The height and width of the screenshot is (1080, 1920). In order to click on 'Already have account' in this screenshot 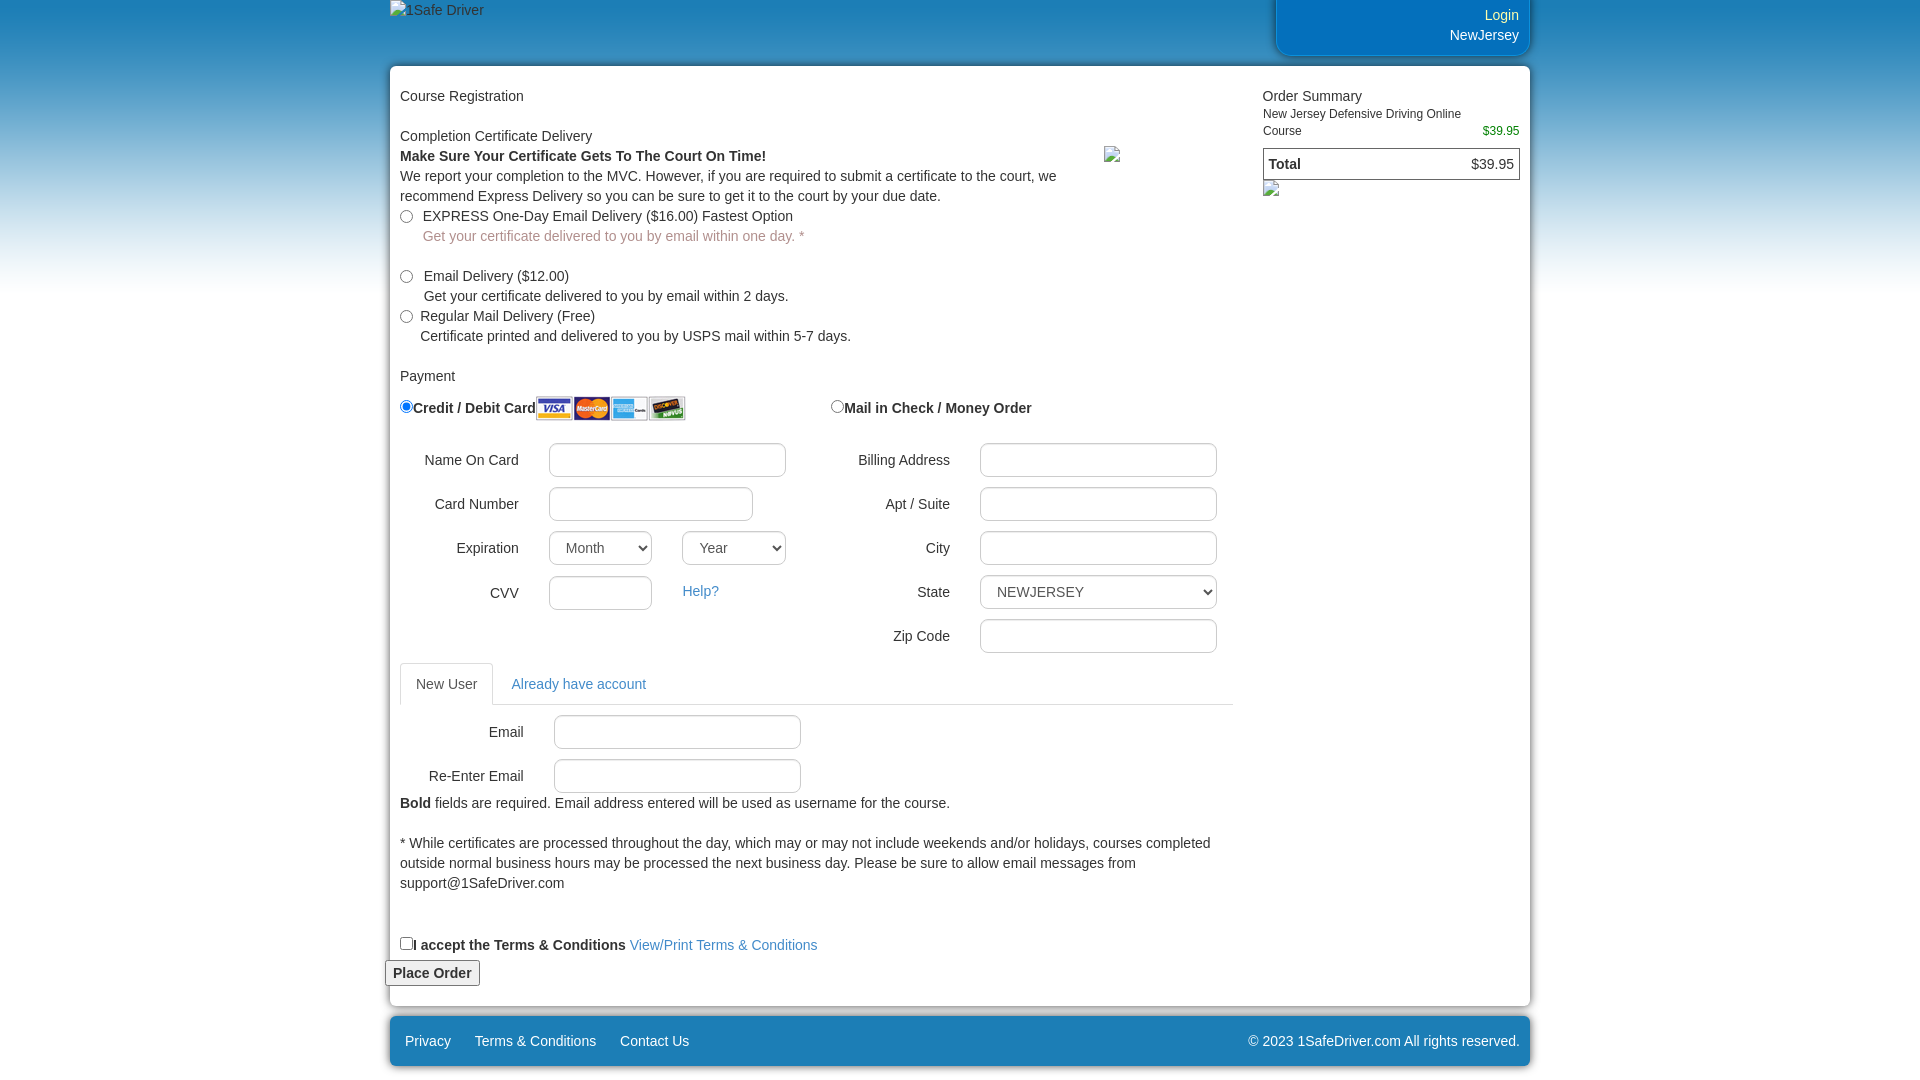, I will do `click(577, 682)`.